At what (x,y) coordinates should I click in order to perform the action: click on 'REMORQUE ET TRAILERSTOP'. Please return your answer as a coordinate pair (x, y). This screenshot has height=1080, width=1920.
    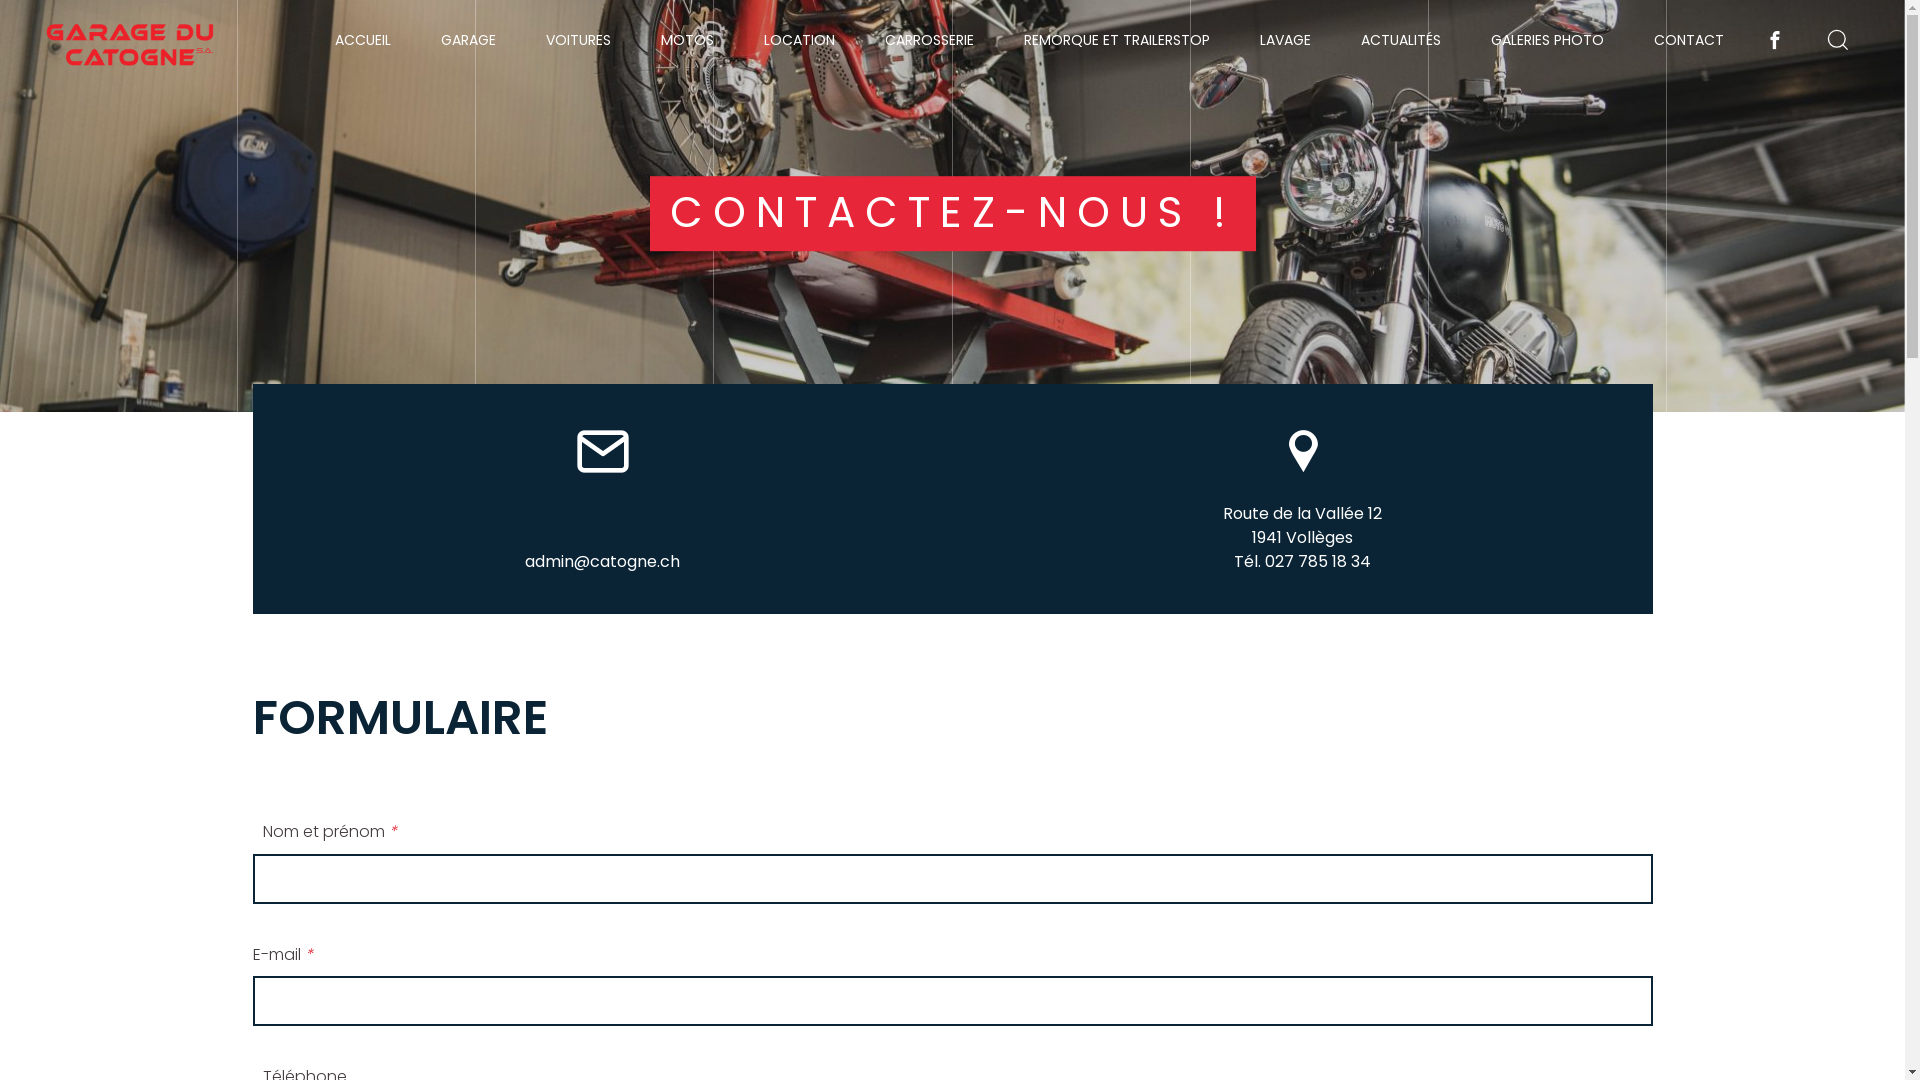
    Looking at the image, I should click on (1116, 39).